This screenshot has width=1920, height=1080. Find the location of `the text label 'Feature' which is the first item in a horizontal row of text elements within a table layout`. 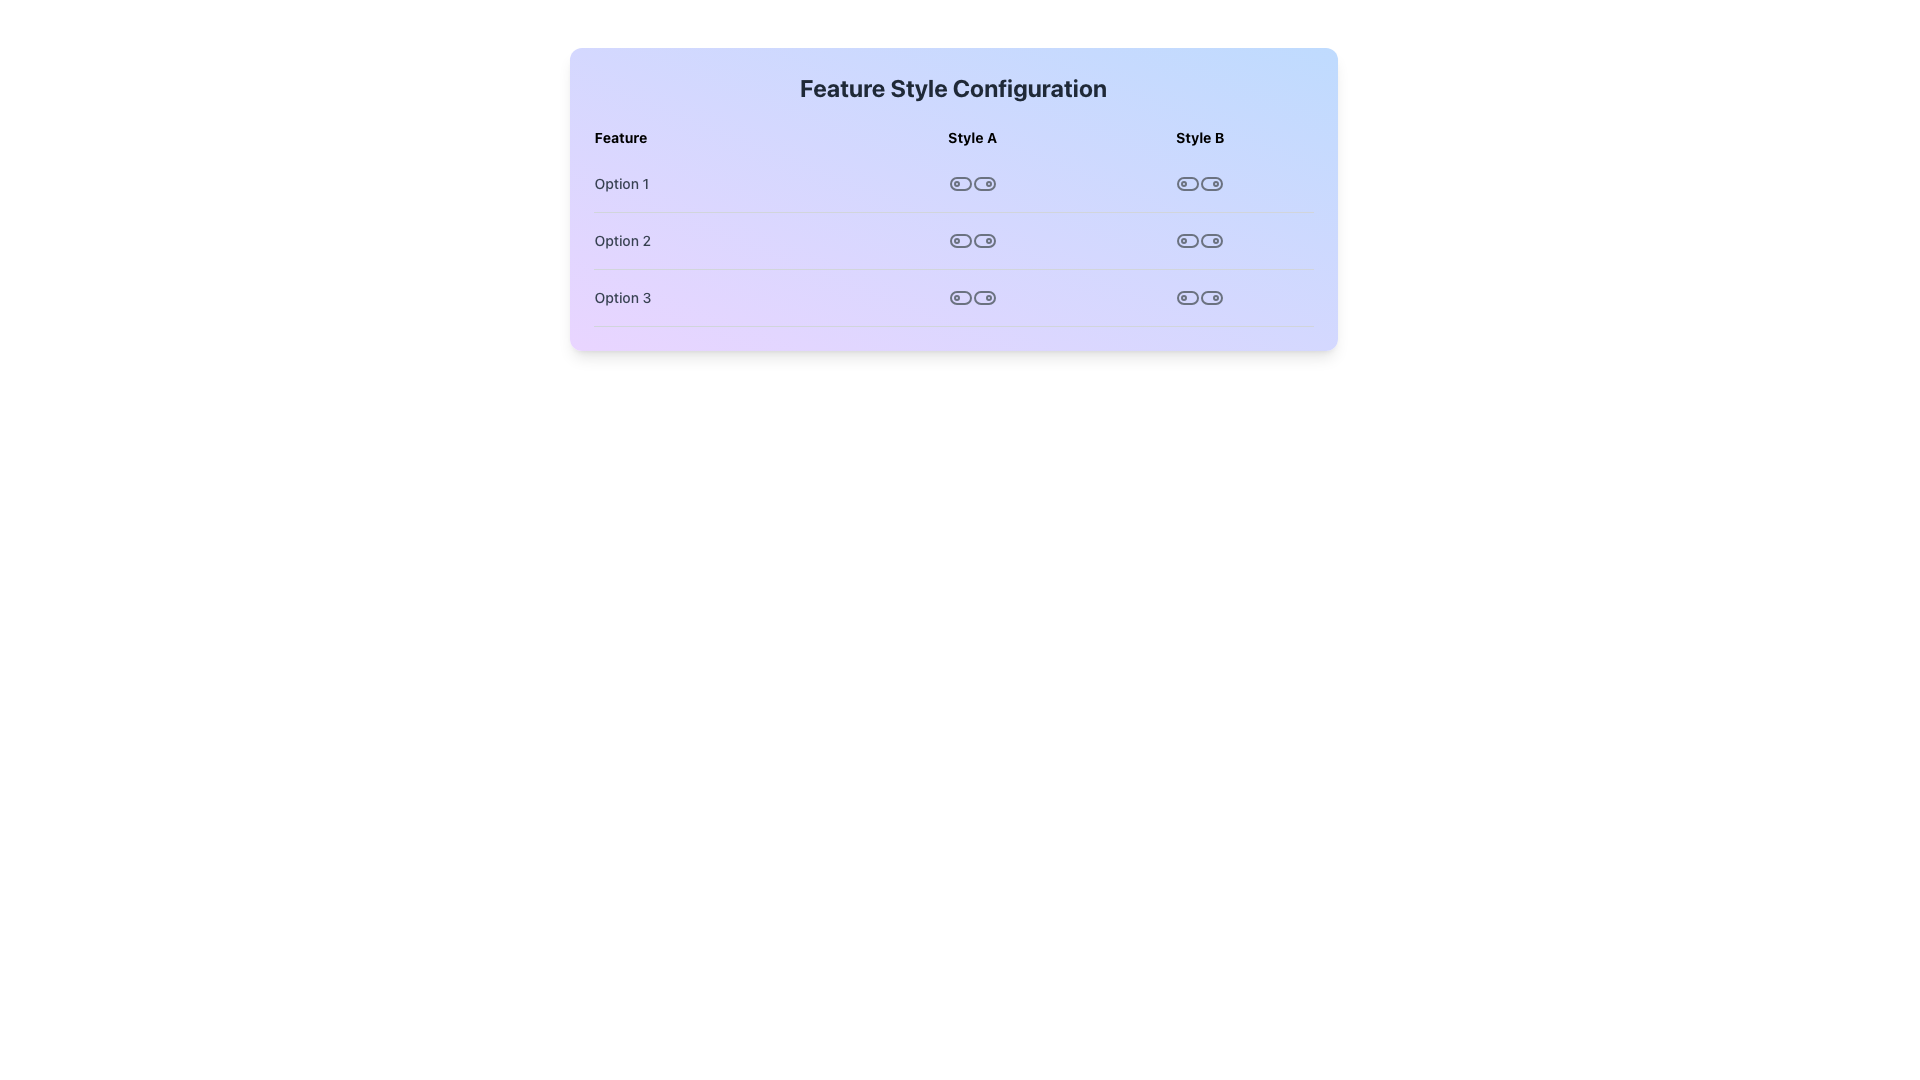

the text label 'Feature' which is the first item in a horizontal row of text elements within a table layout is located at coordinates (724, 137).